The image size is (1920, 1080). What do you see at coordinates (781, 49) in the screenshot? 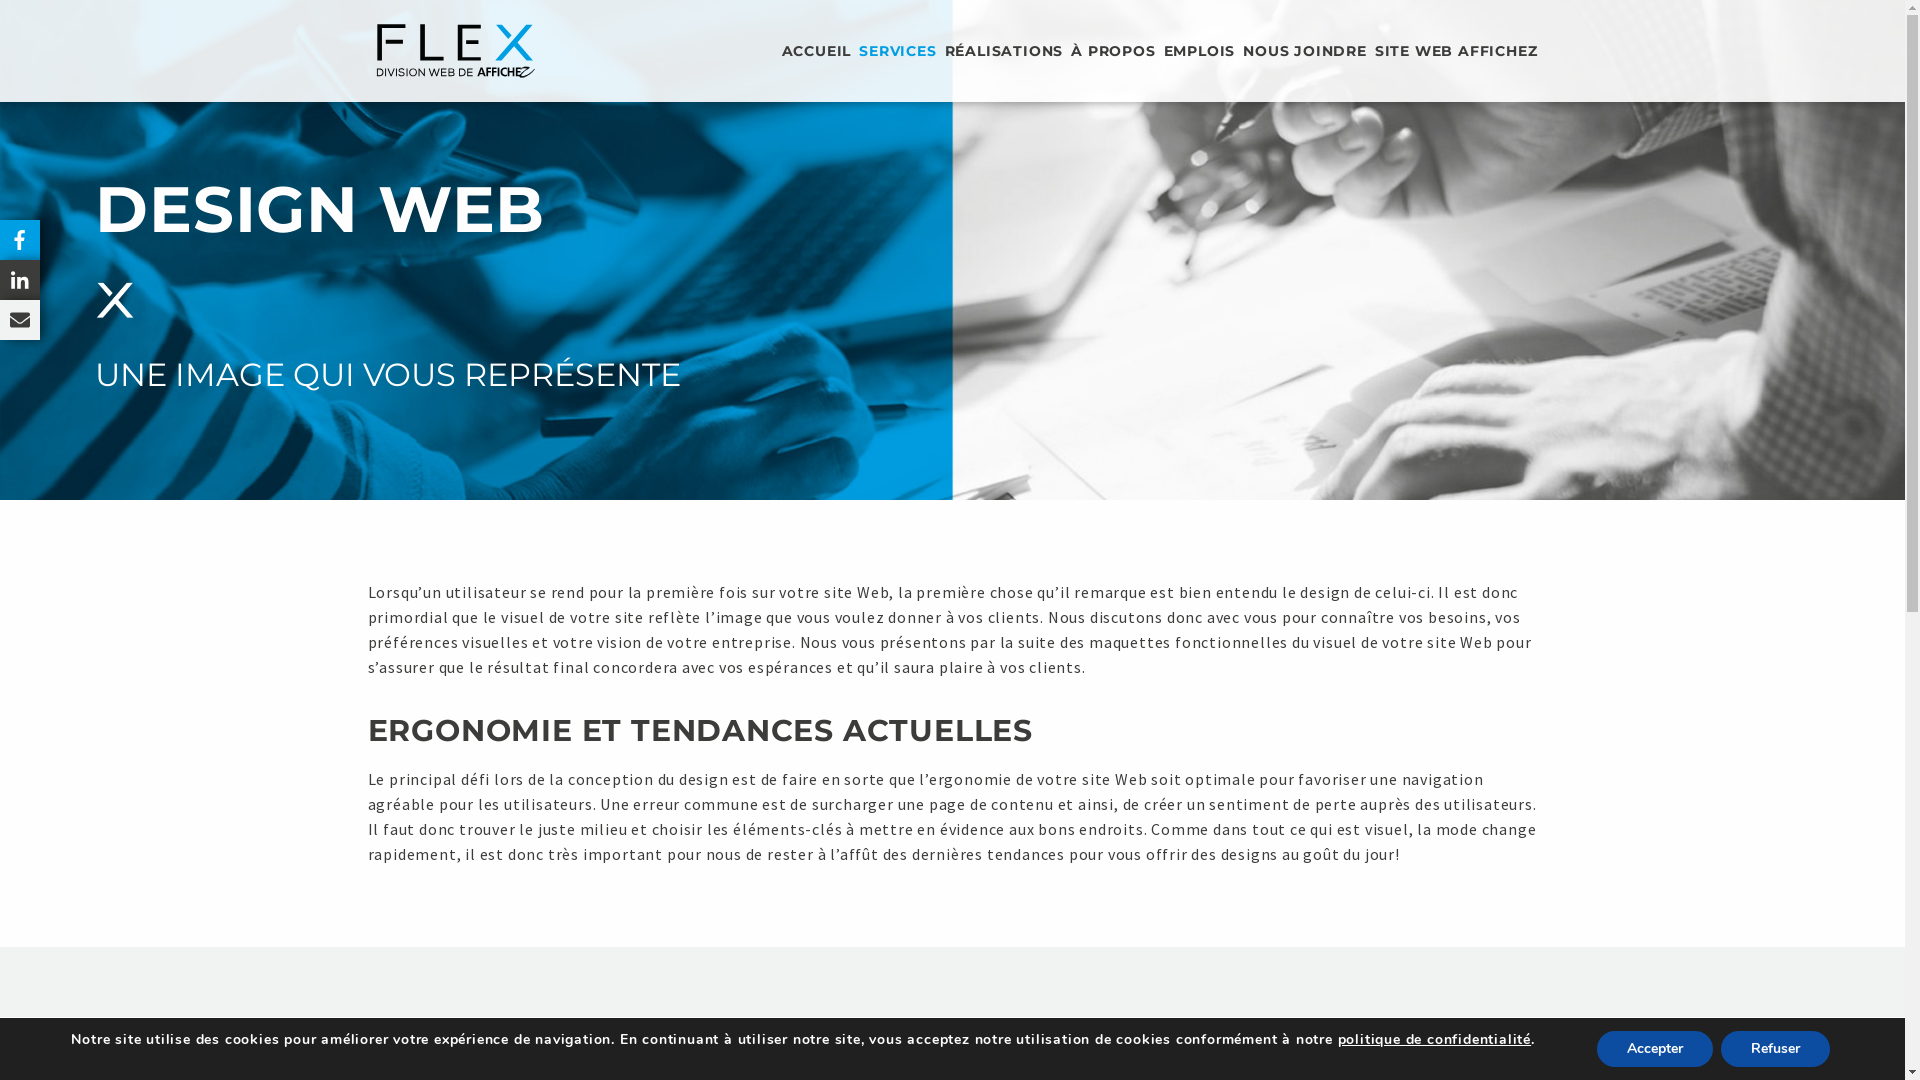
I see `'ACCUEIL'` at bounding box center [781, 49].